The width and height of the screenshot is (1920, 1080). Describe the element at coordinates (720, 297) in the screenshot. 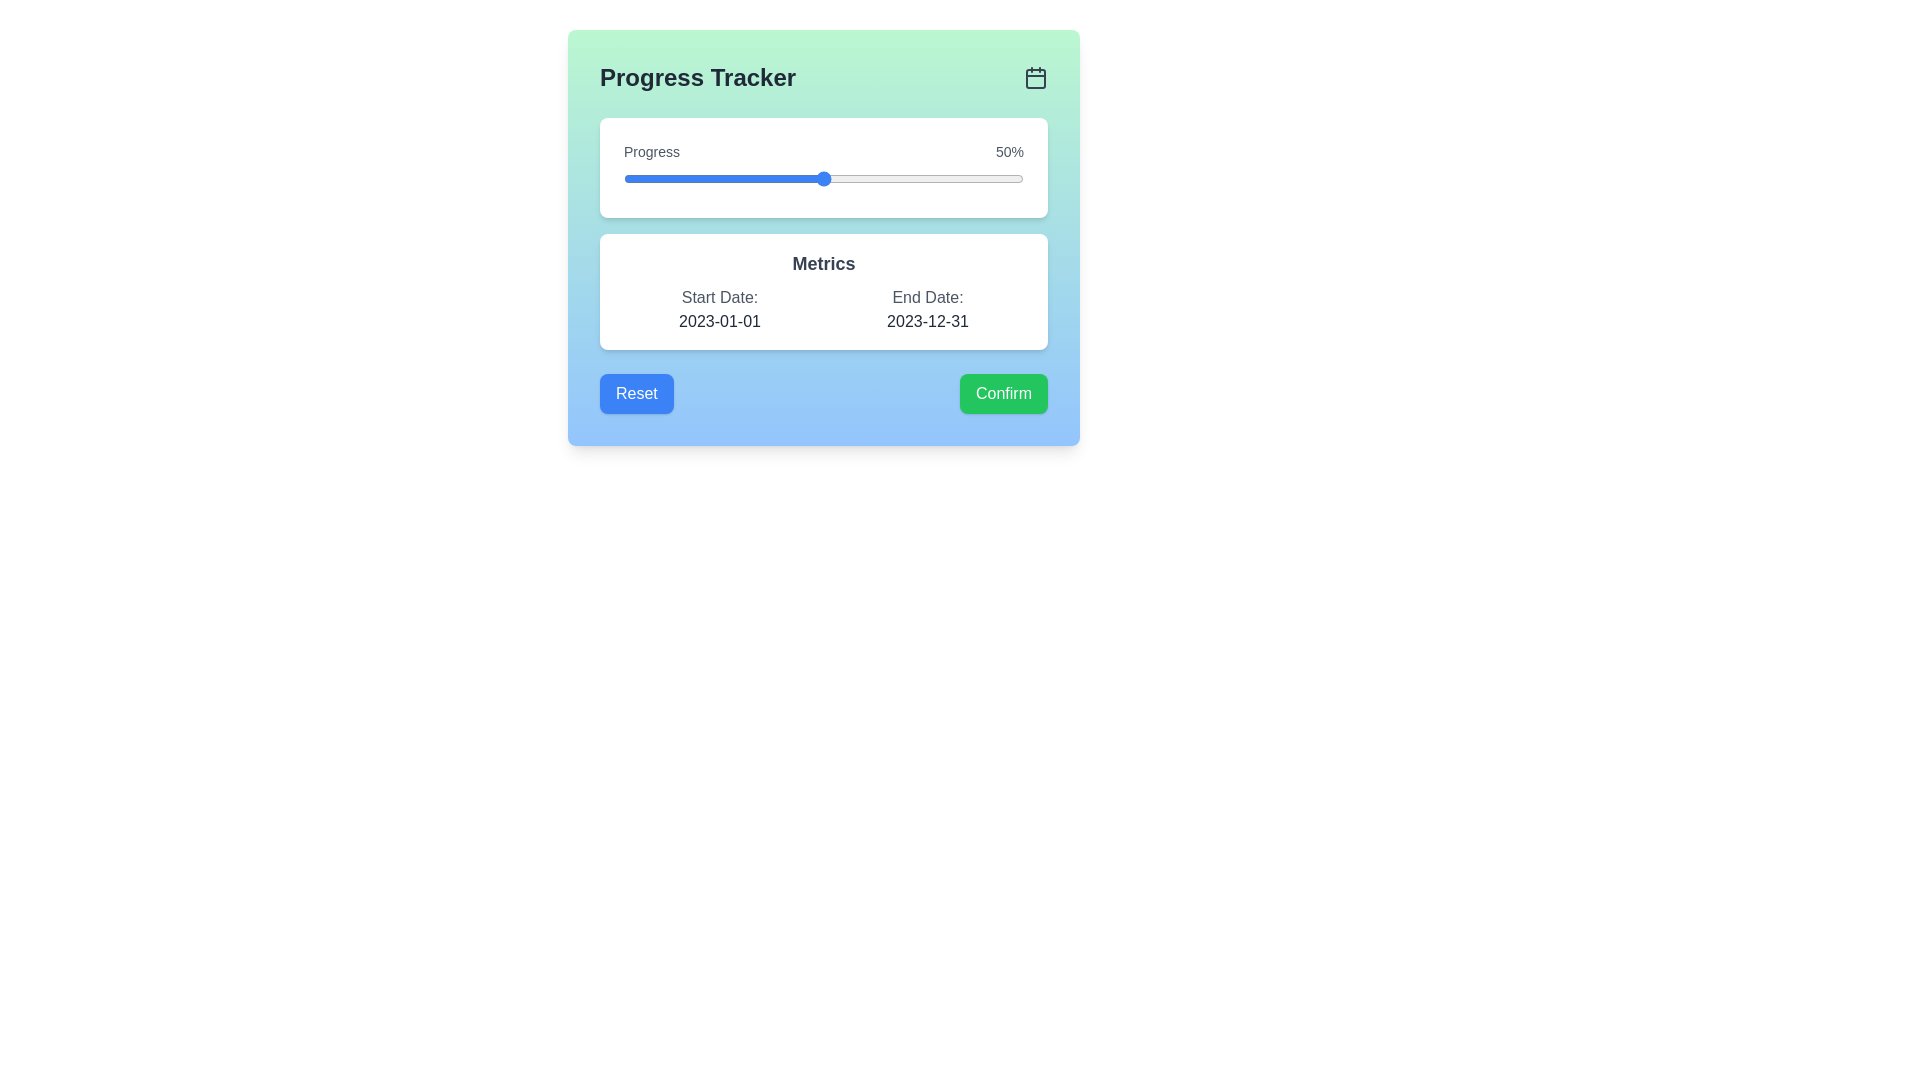

I see `the label displaying 'Start Date:' which is positioned to the left of the date '2023-01-01' in the Metrics section of the application` at that location.